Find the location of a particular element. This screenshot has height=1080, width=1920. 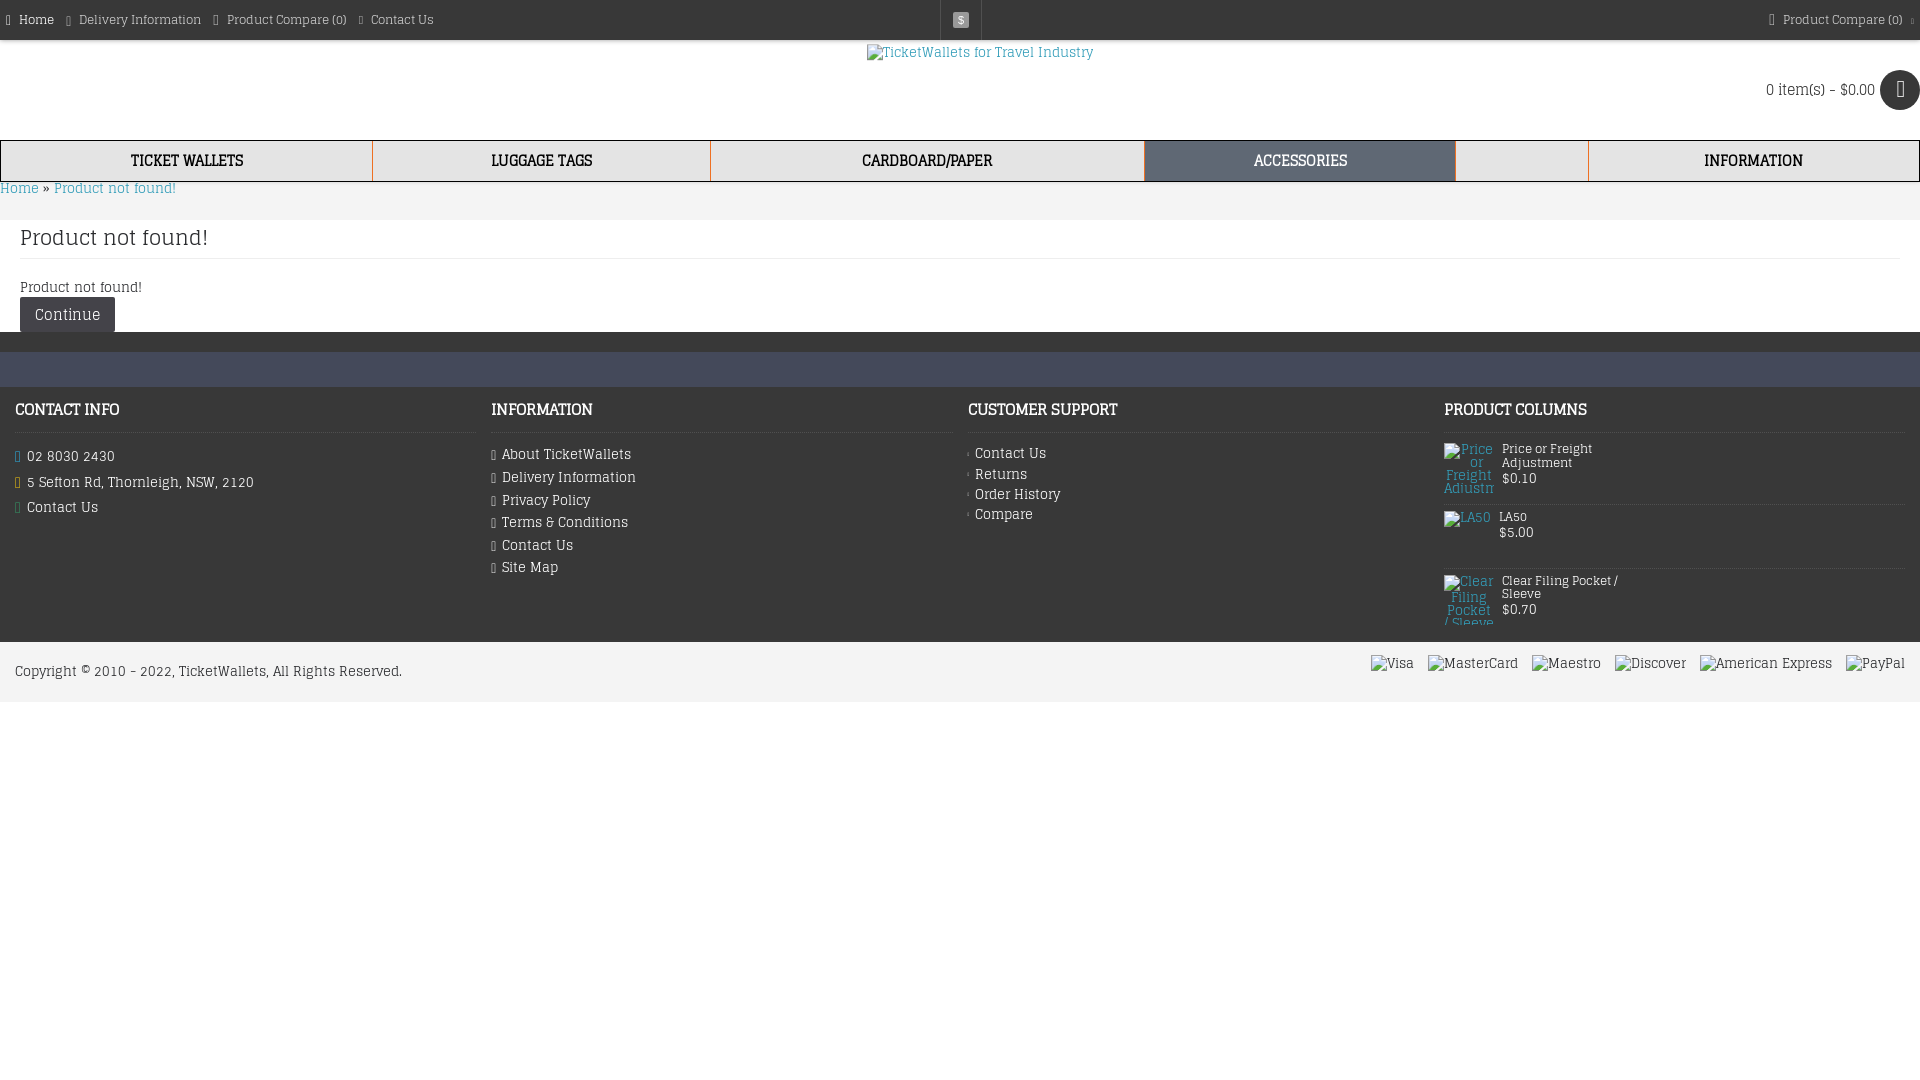

'Contact Us' is located at coordinates (1198, 454).